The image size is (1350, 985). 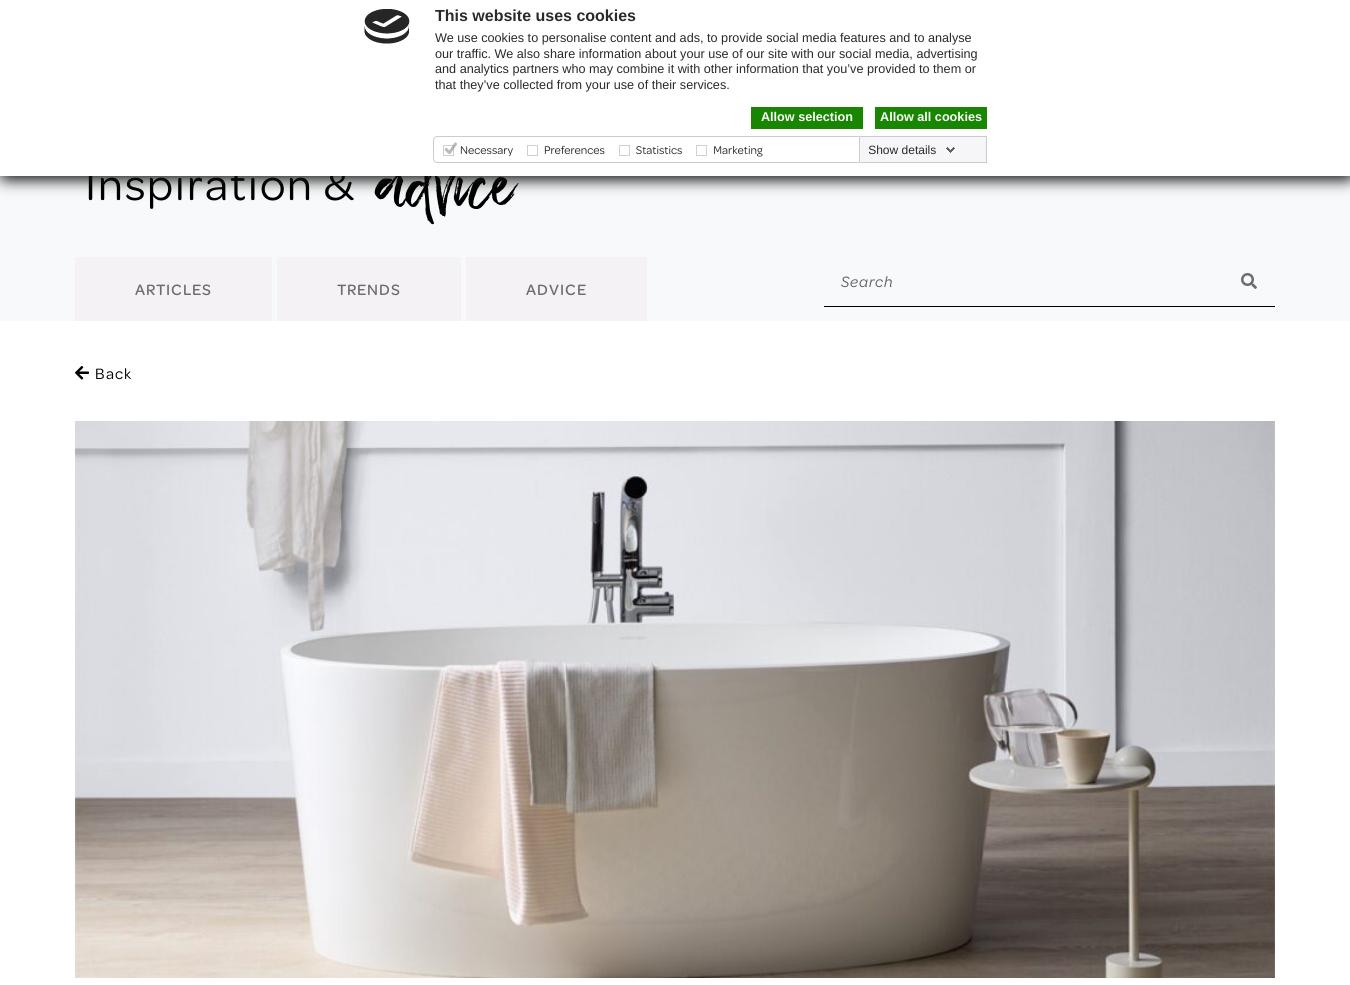 I want to click on 'This website uses cookies', so click(x=534, y=15).